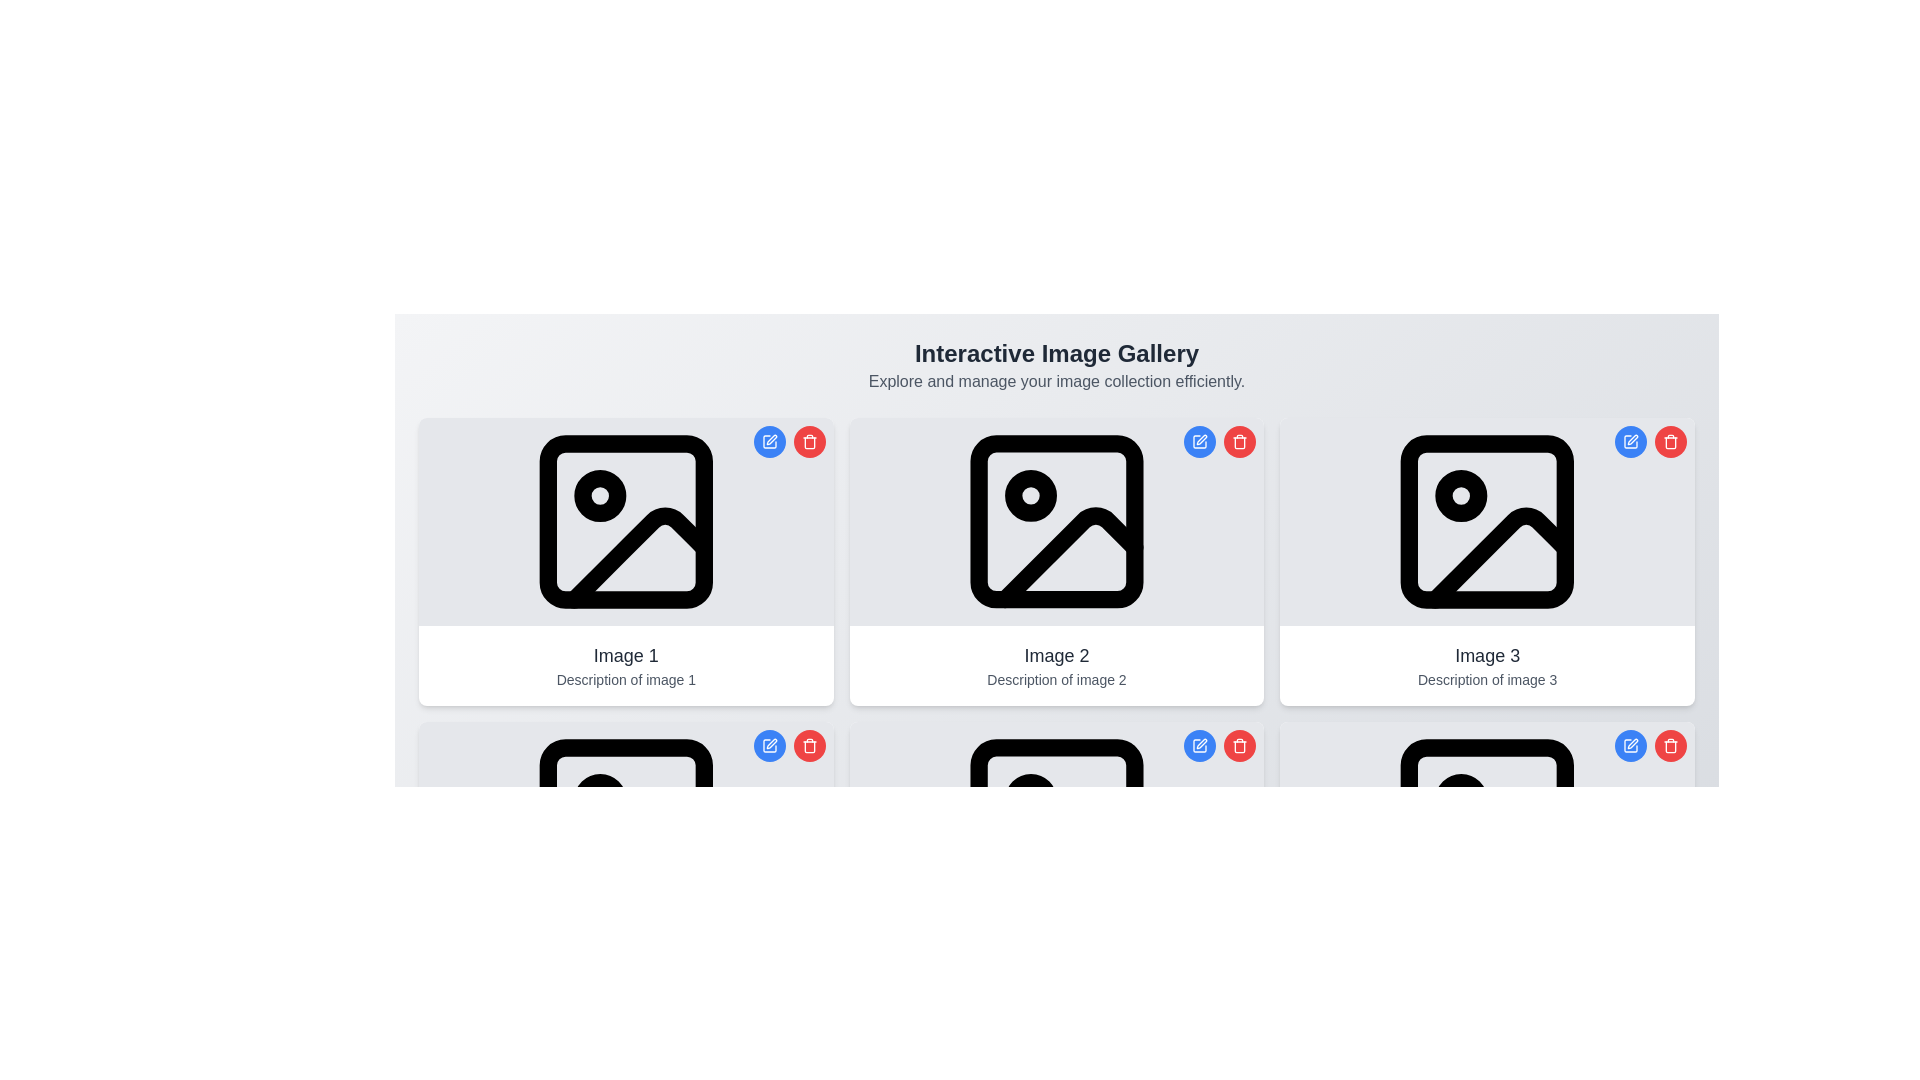 This screenshot has width=1920, height=1080. Describe the element at coordinates (1670, 745) in the screenshot. I see `the red circular button with a white trash can graphic located in the top-right corner of the image block labeled 'Image 3'` at that location.